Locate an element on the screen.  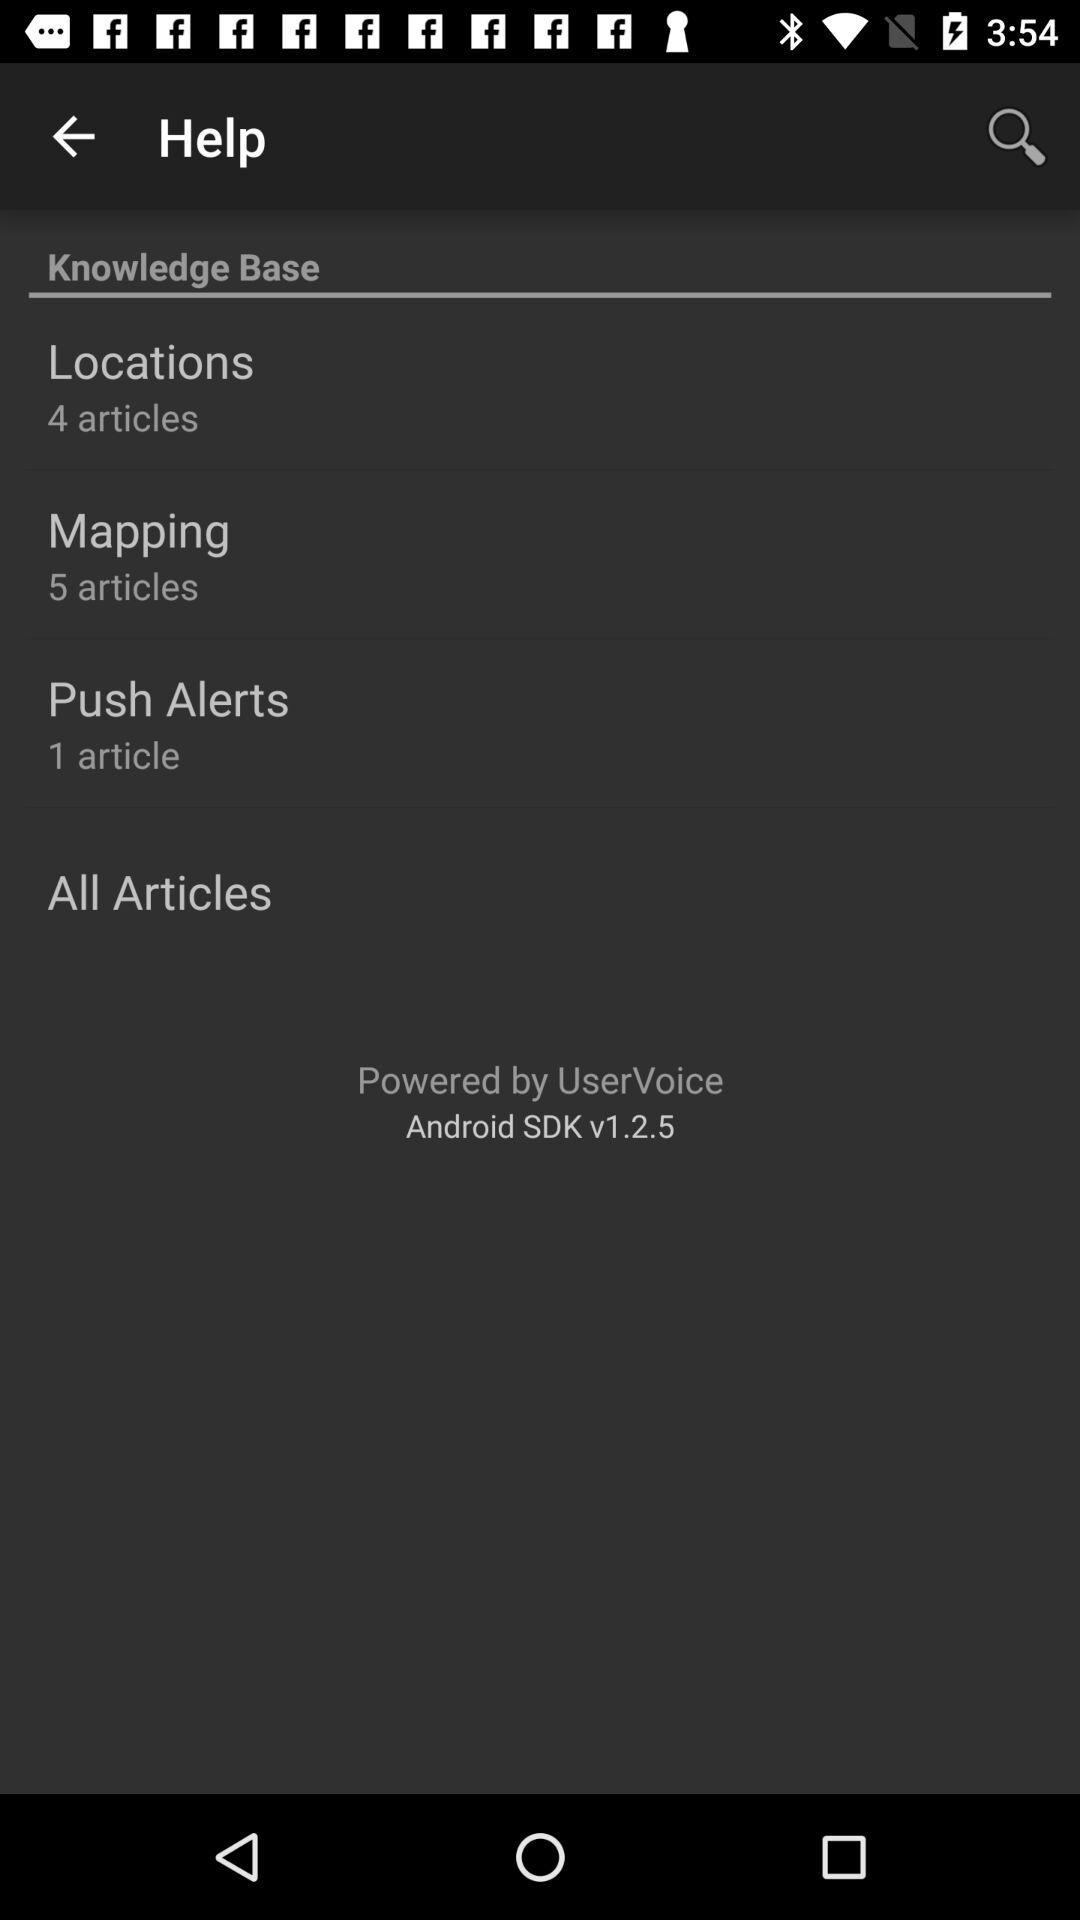
the powered by uservoice item is located at coordinates (540, 1078).